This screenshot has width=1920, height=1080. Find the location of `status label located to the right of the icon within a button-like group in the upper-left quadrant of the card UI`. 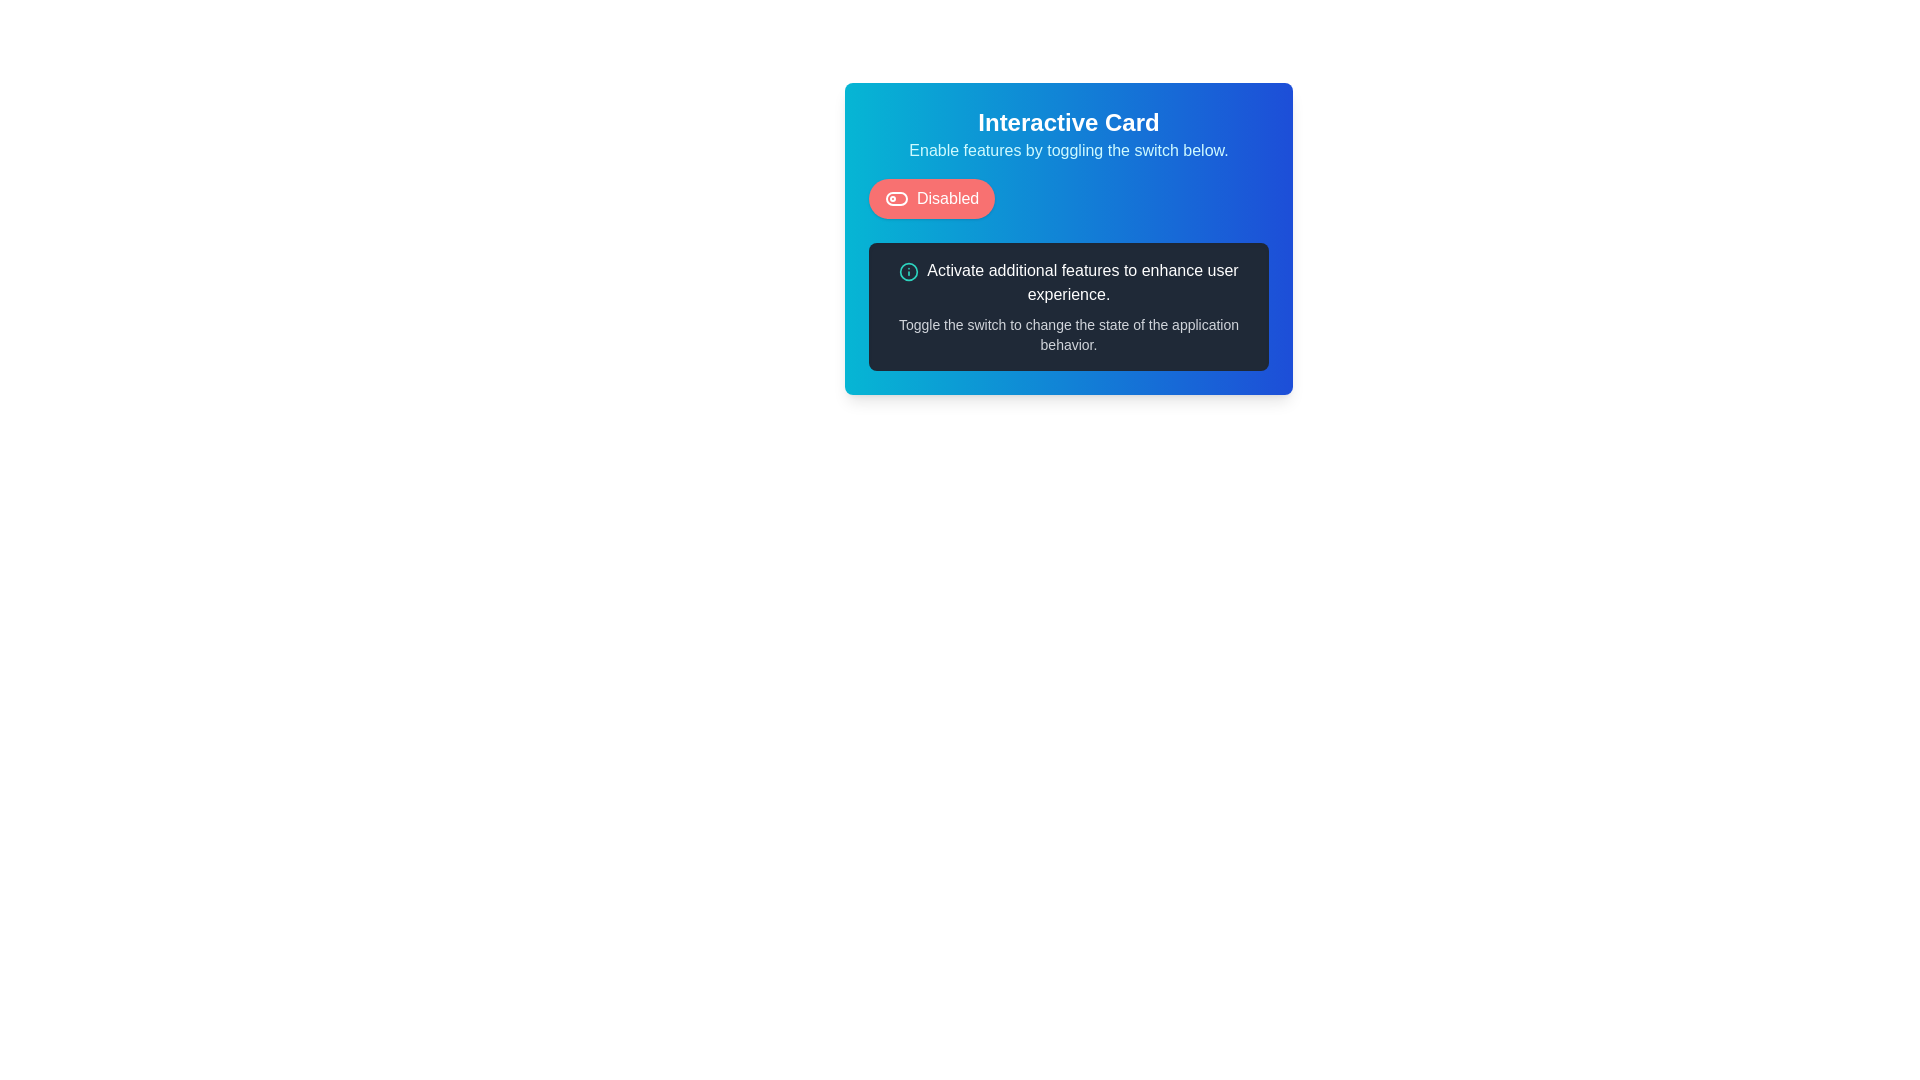

status label located to the right of the icon within a button-like group in the upper-left quadrant of the card UI is located at coordinates (947, 199).